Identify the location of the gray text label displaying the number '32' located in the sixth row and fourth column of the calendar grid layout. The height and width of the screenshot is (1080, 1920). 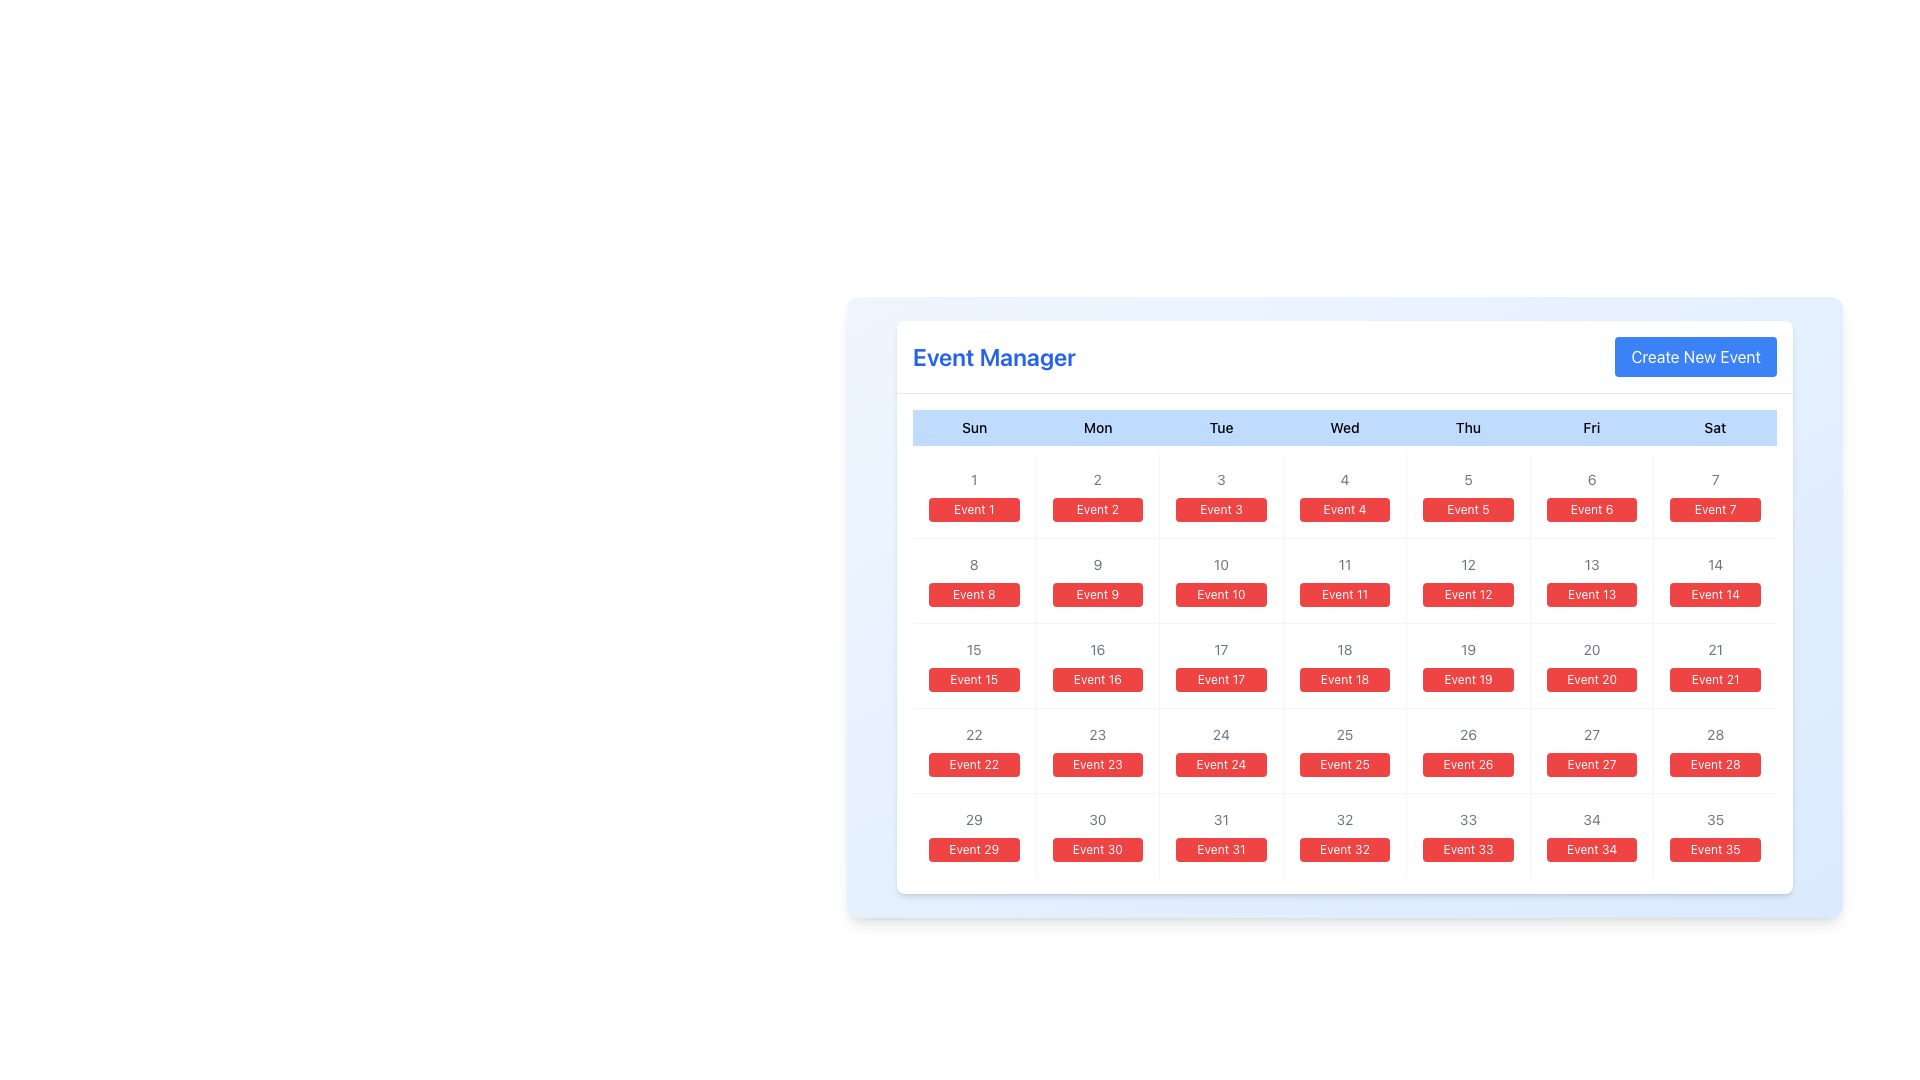
(1344, 820).